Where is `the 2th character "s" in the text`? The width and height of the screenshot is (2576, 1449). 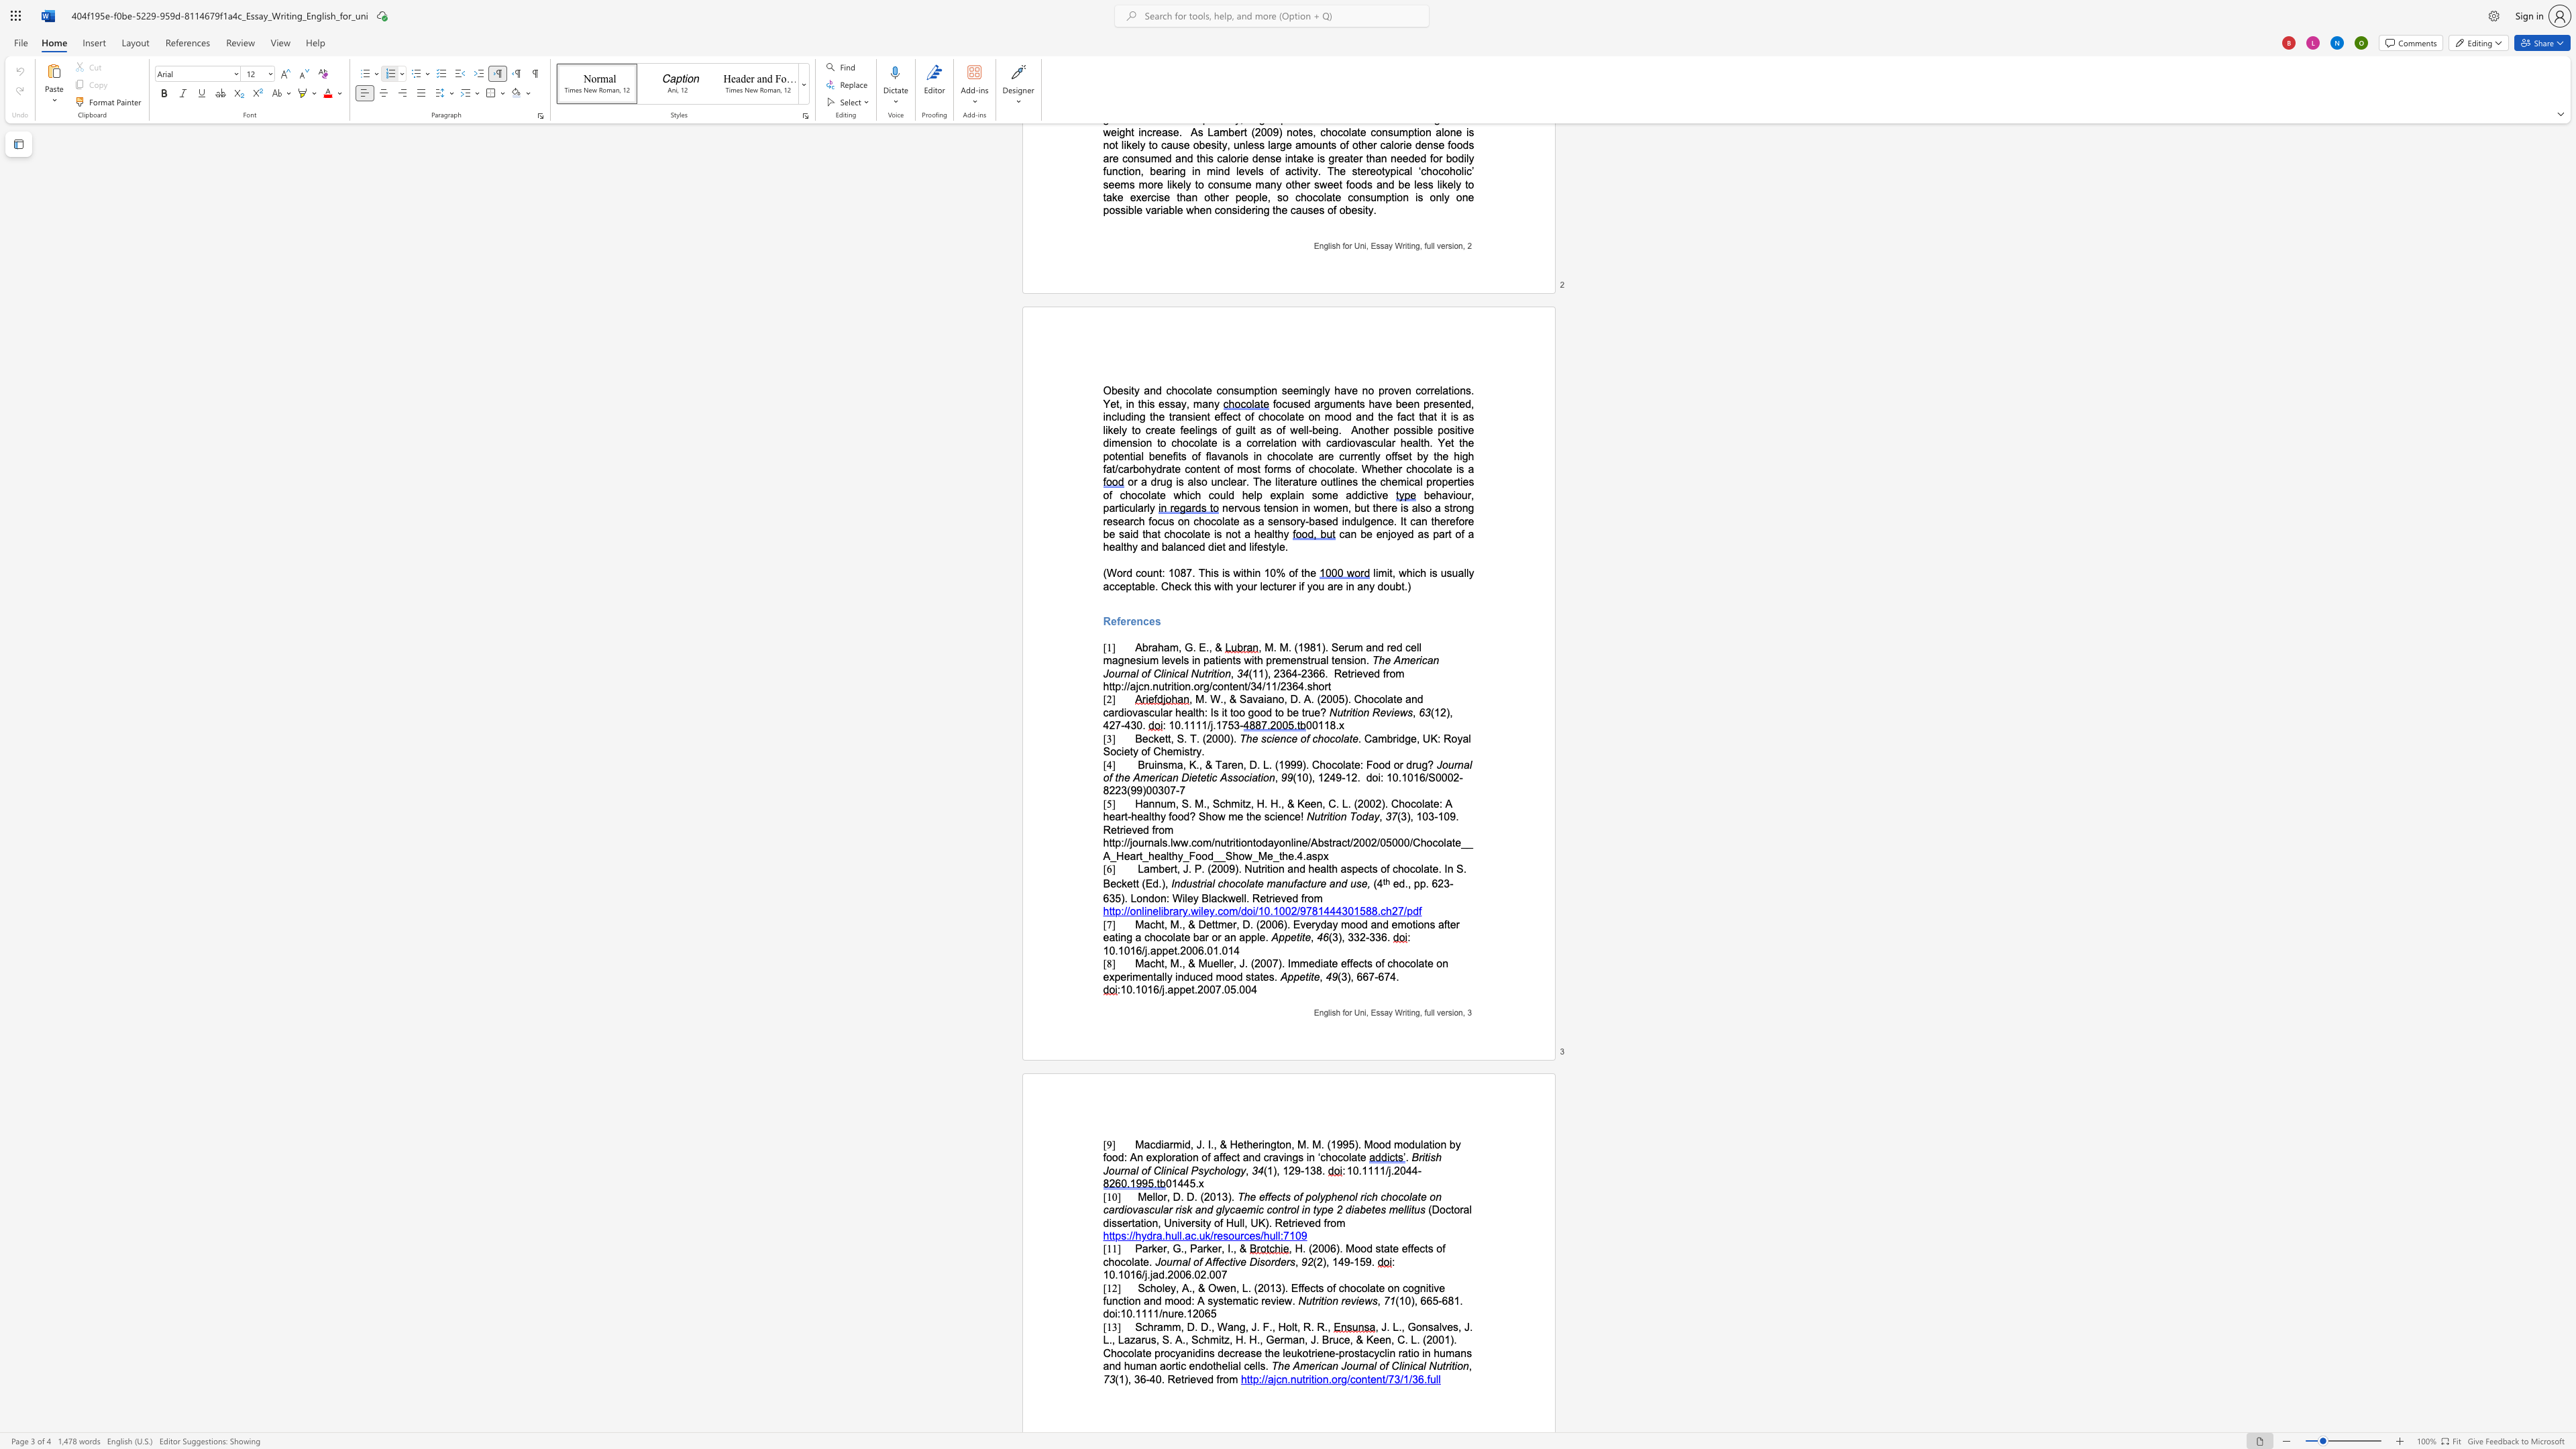
the 2th character "s" in the text is located at coordinates (1357, 884).